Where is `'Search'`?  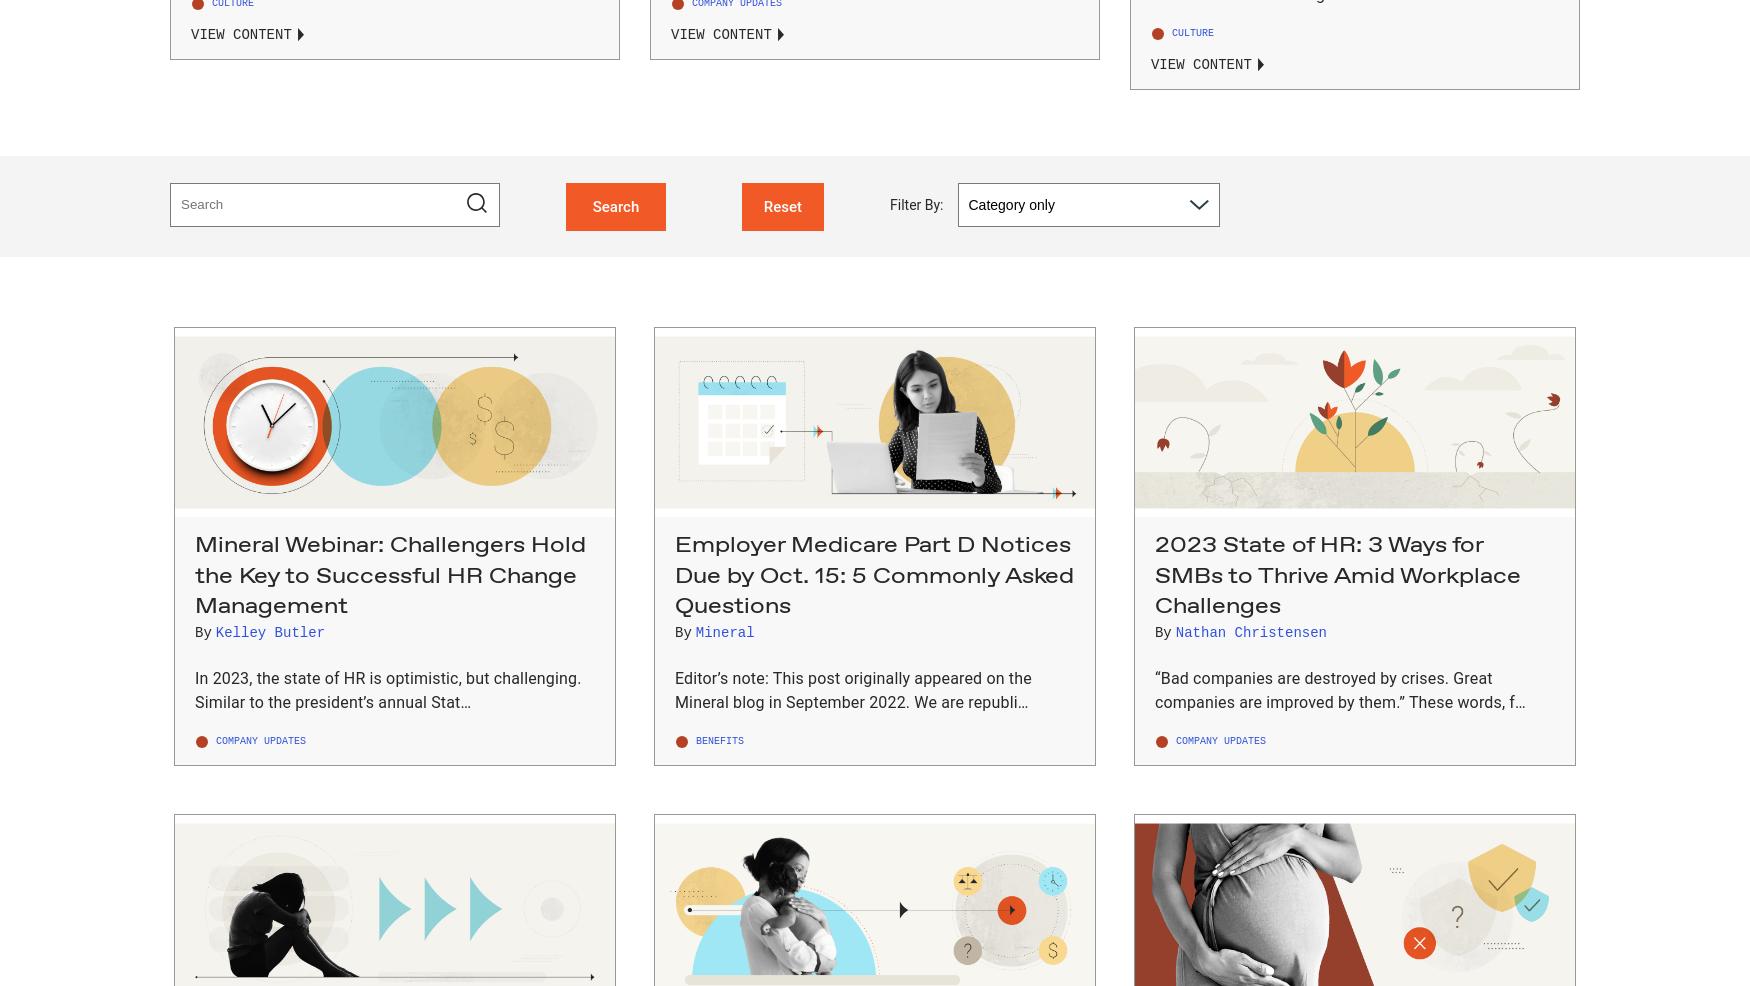 'Search' is located at coordinates (615, 204).